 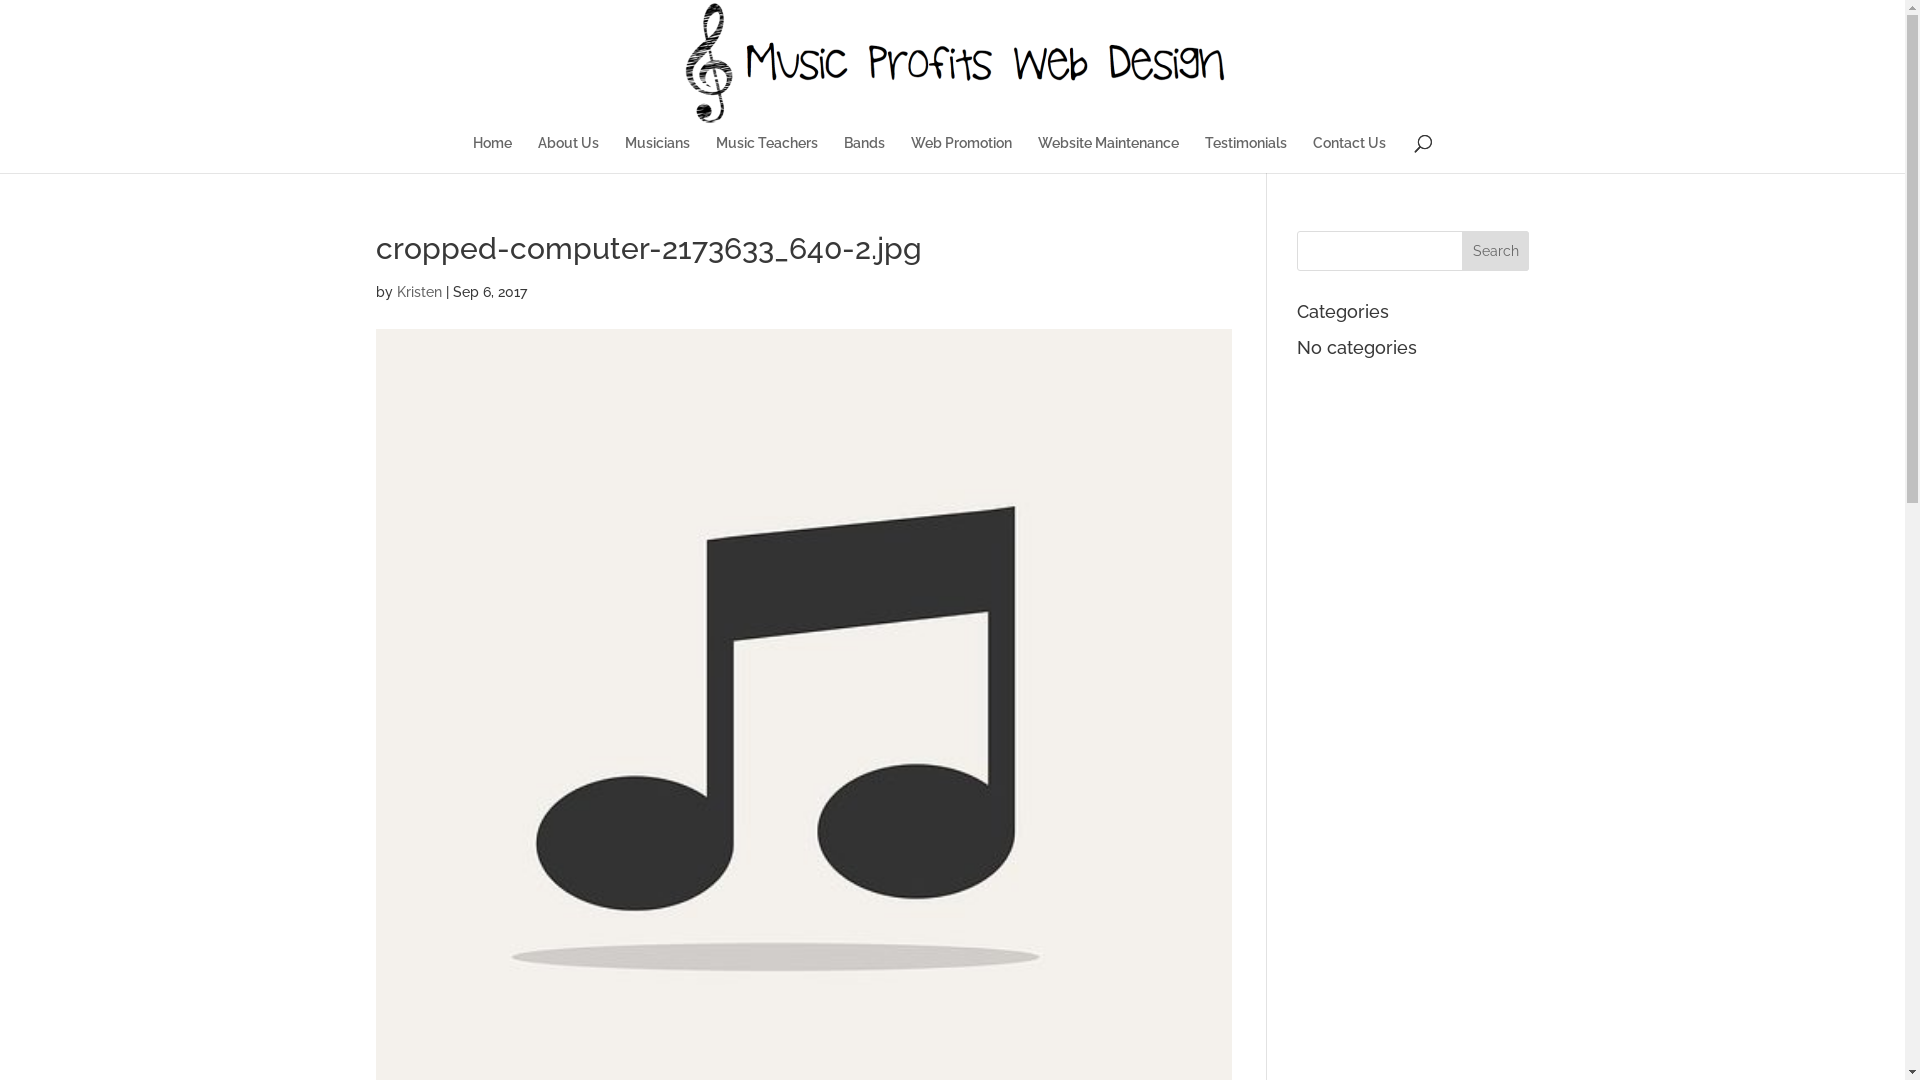 I want to click on 'Website Maintenance', so click(x=1107, y=153).